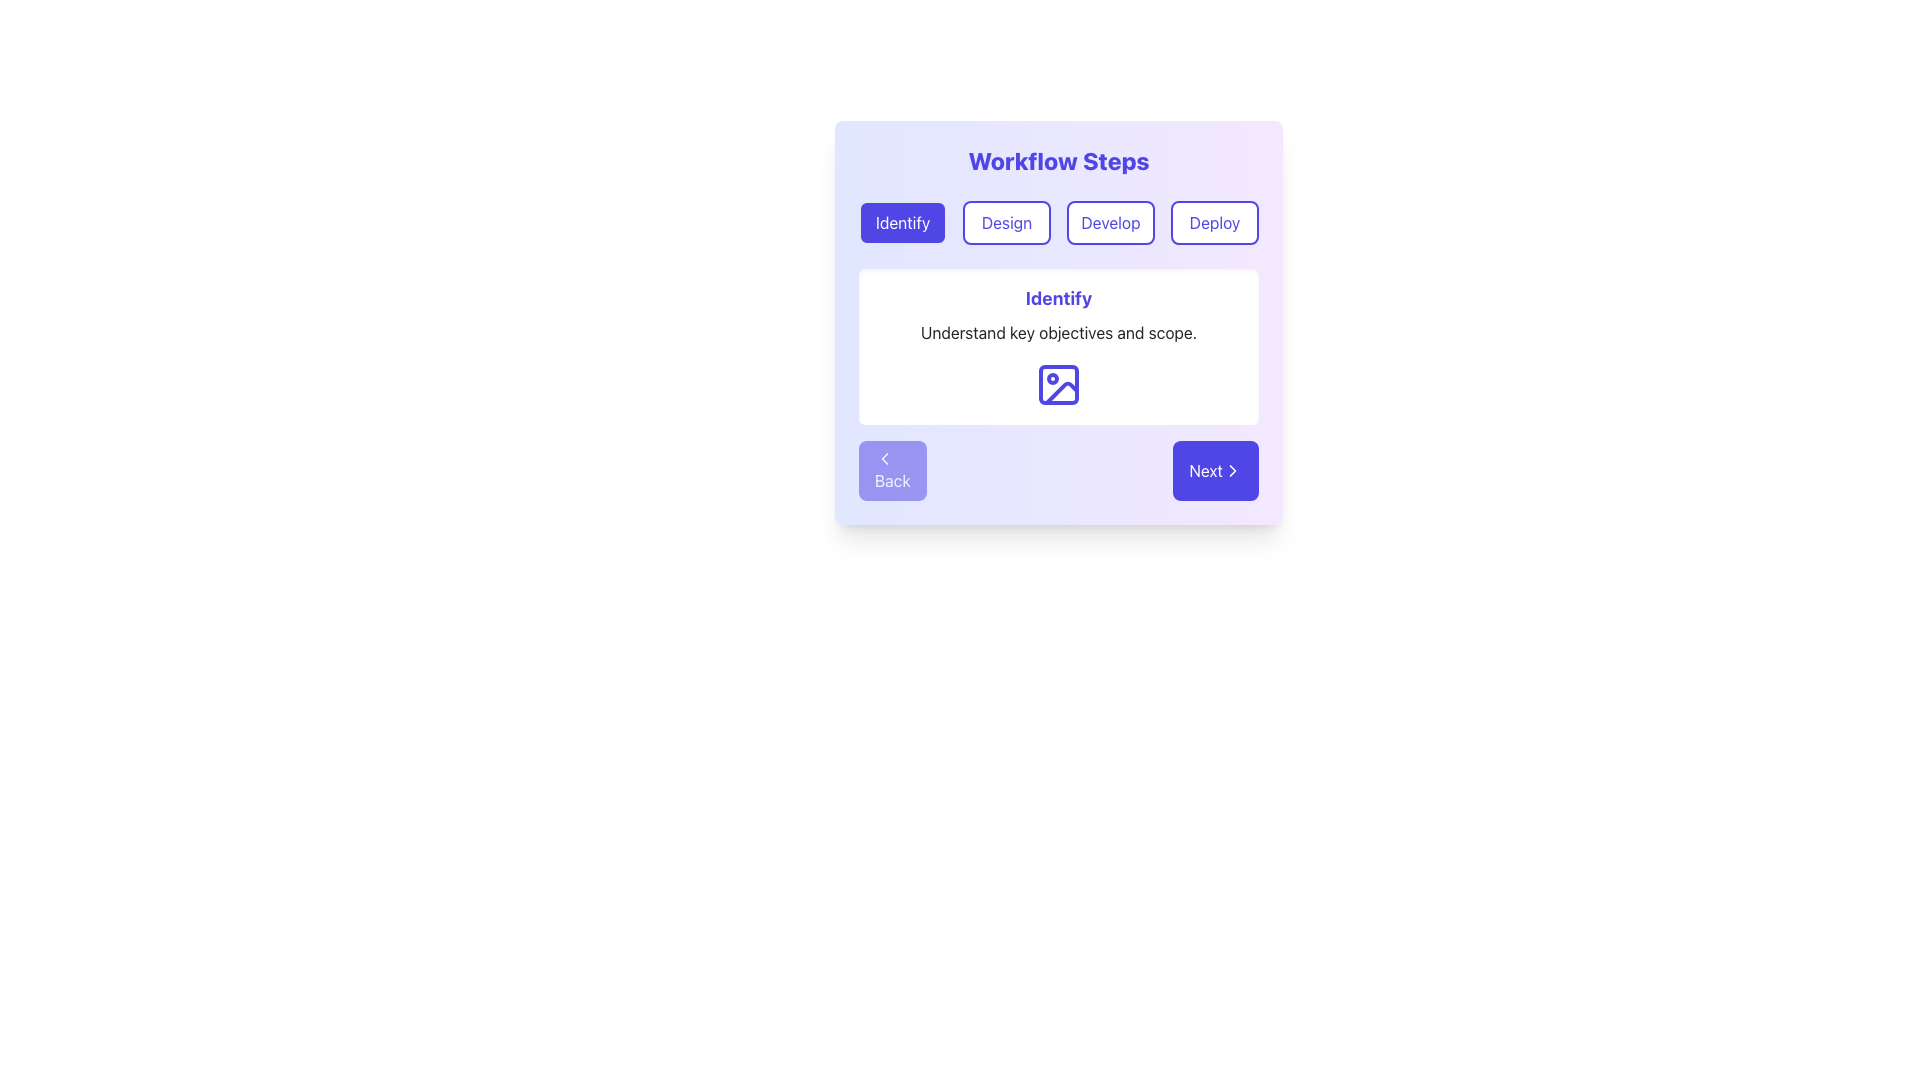  What do you see at coordinates (1058, 346) in the screenshot?
I see `the Informative Card located centrally beneath the 'Identify' button and above the 'Back' button in the workflow process` at bounding box center [1058, 346].